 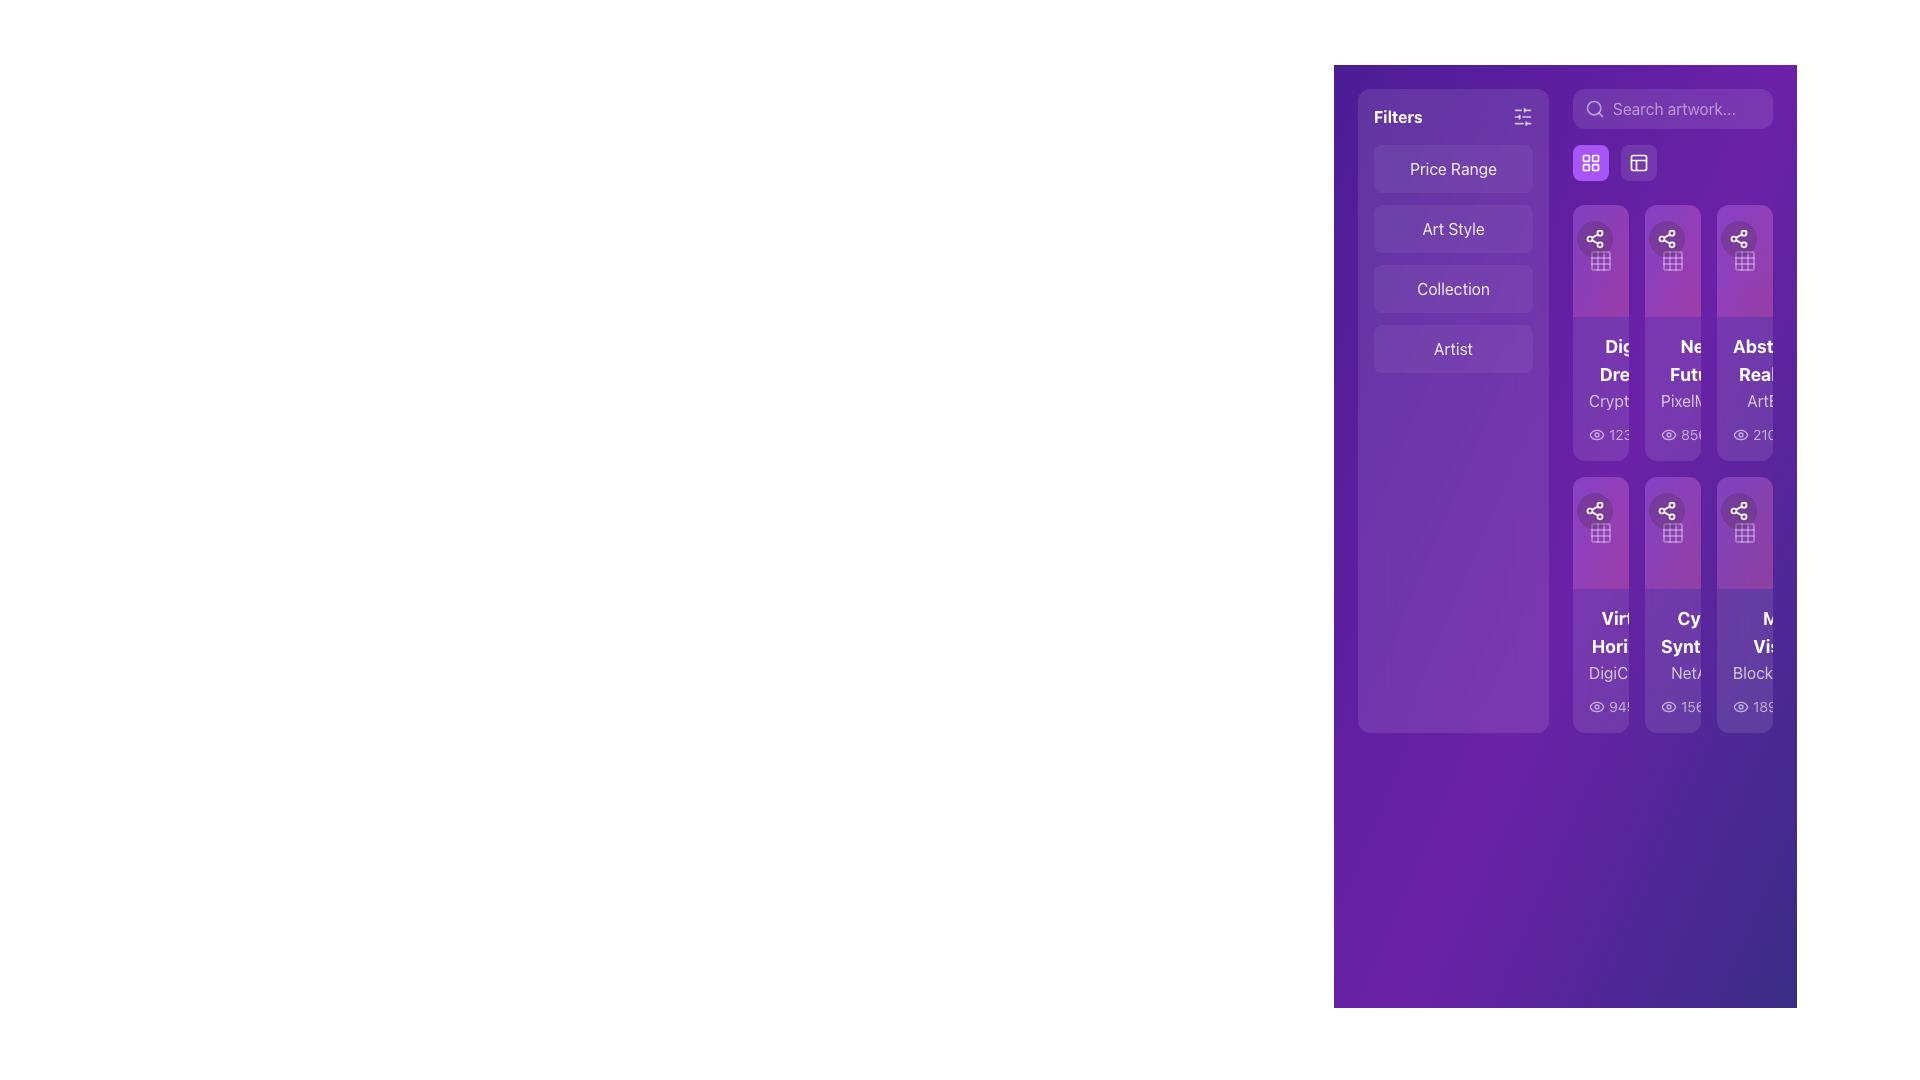 What do you see at coordinates (1744, 705) in the screenshot?
I see `the text label displaying the number '1890145', which is styled with a light gray color on a purple background, located in the bottom section of the Meta Visions card in the sixth column of the grid layout` at bounding box center [1744, 705].